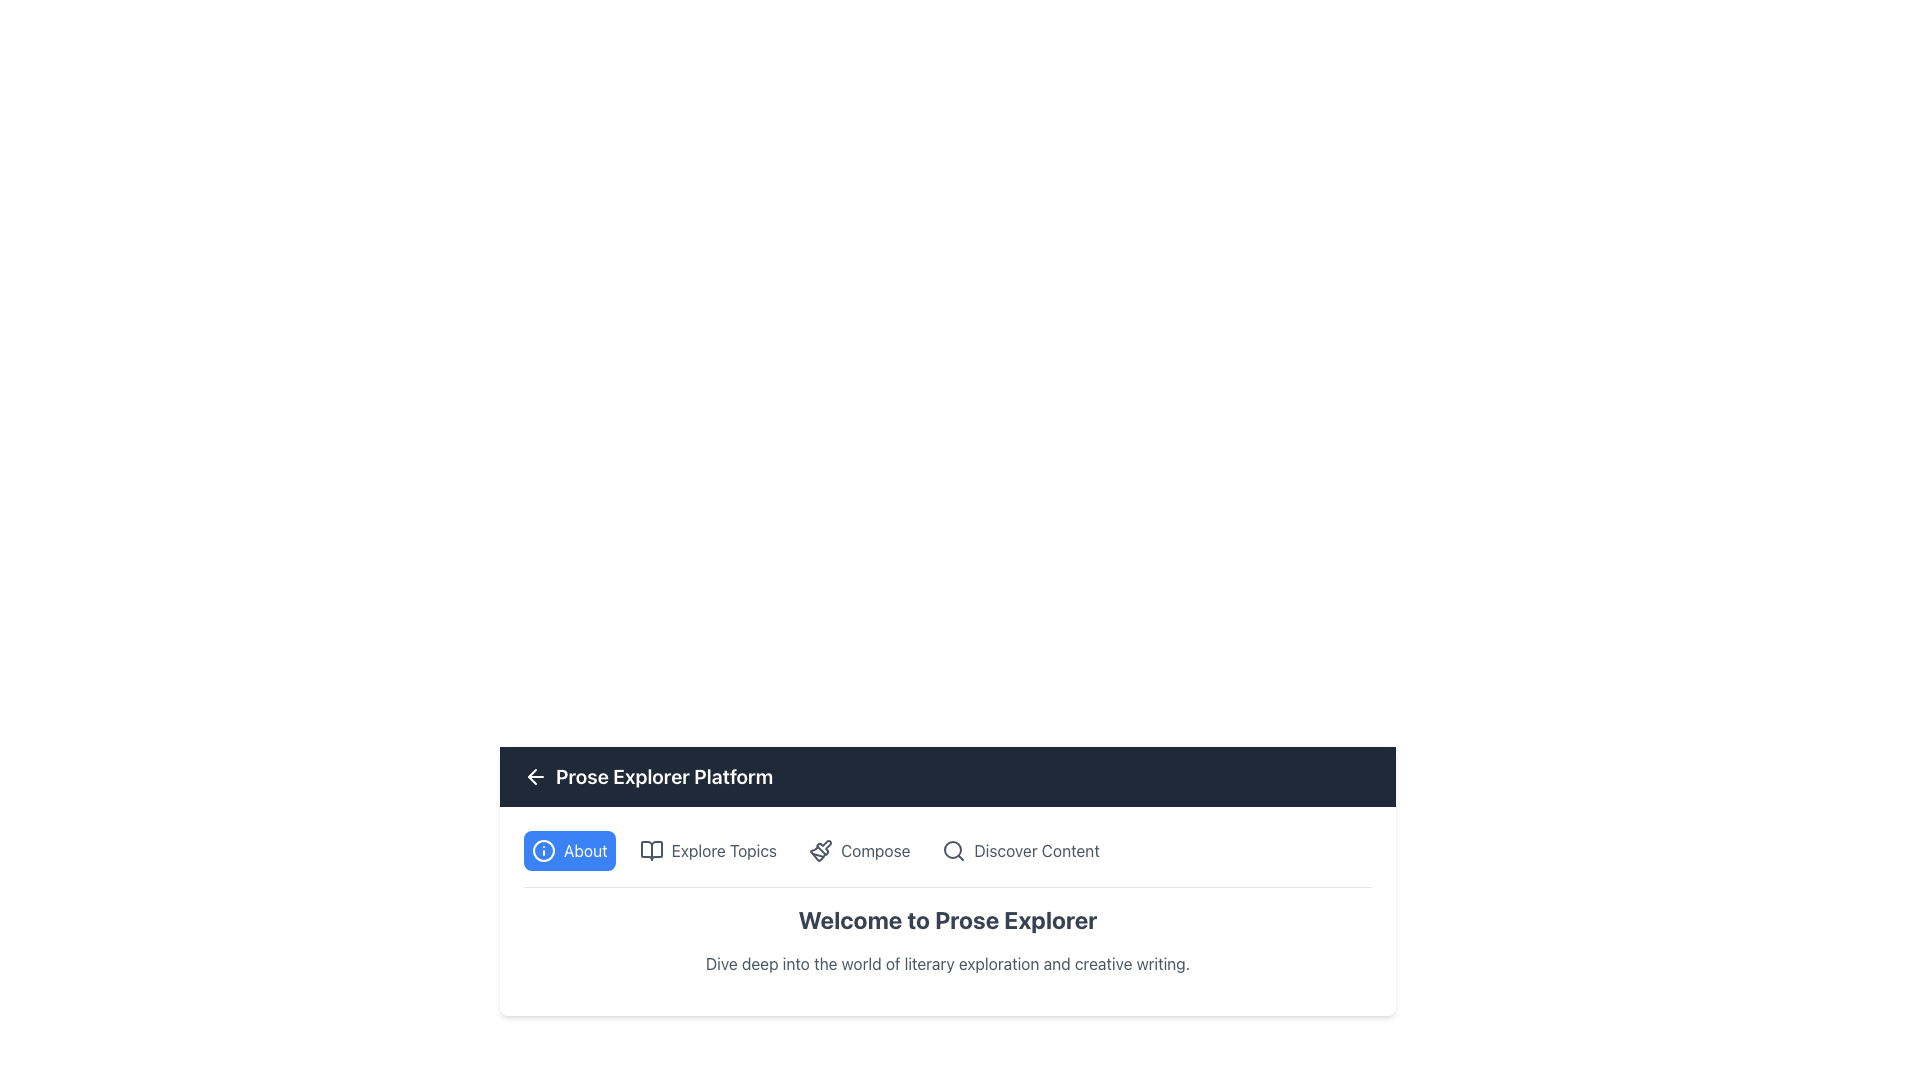 This screenshot has width=1920, height=1080. What do you see at coordinates (568, 851) in the screenshot?
I see `the 'About' button, which is the first button in the toolbar below the 'Prose Explorer Platform' header, featuring a blue background and white text with an info icon` at bounding box center [568, 851].